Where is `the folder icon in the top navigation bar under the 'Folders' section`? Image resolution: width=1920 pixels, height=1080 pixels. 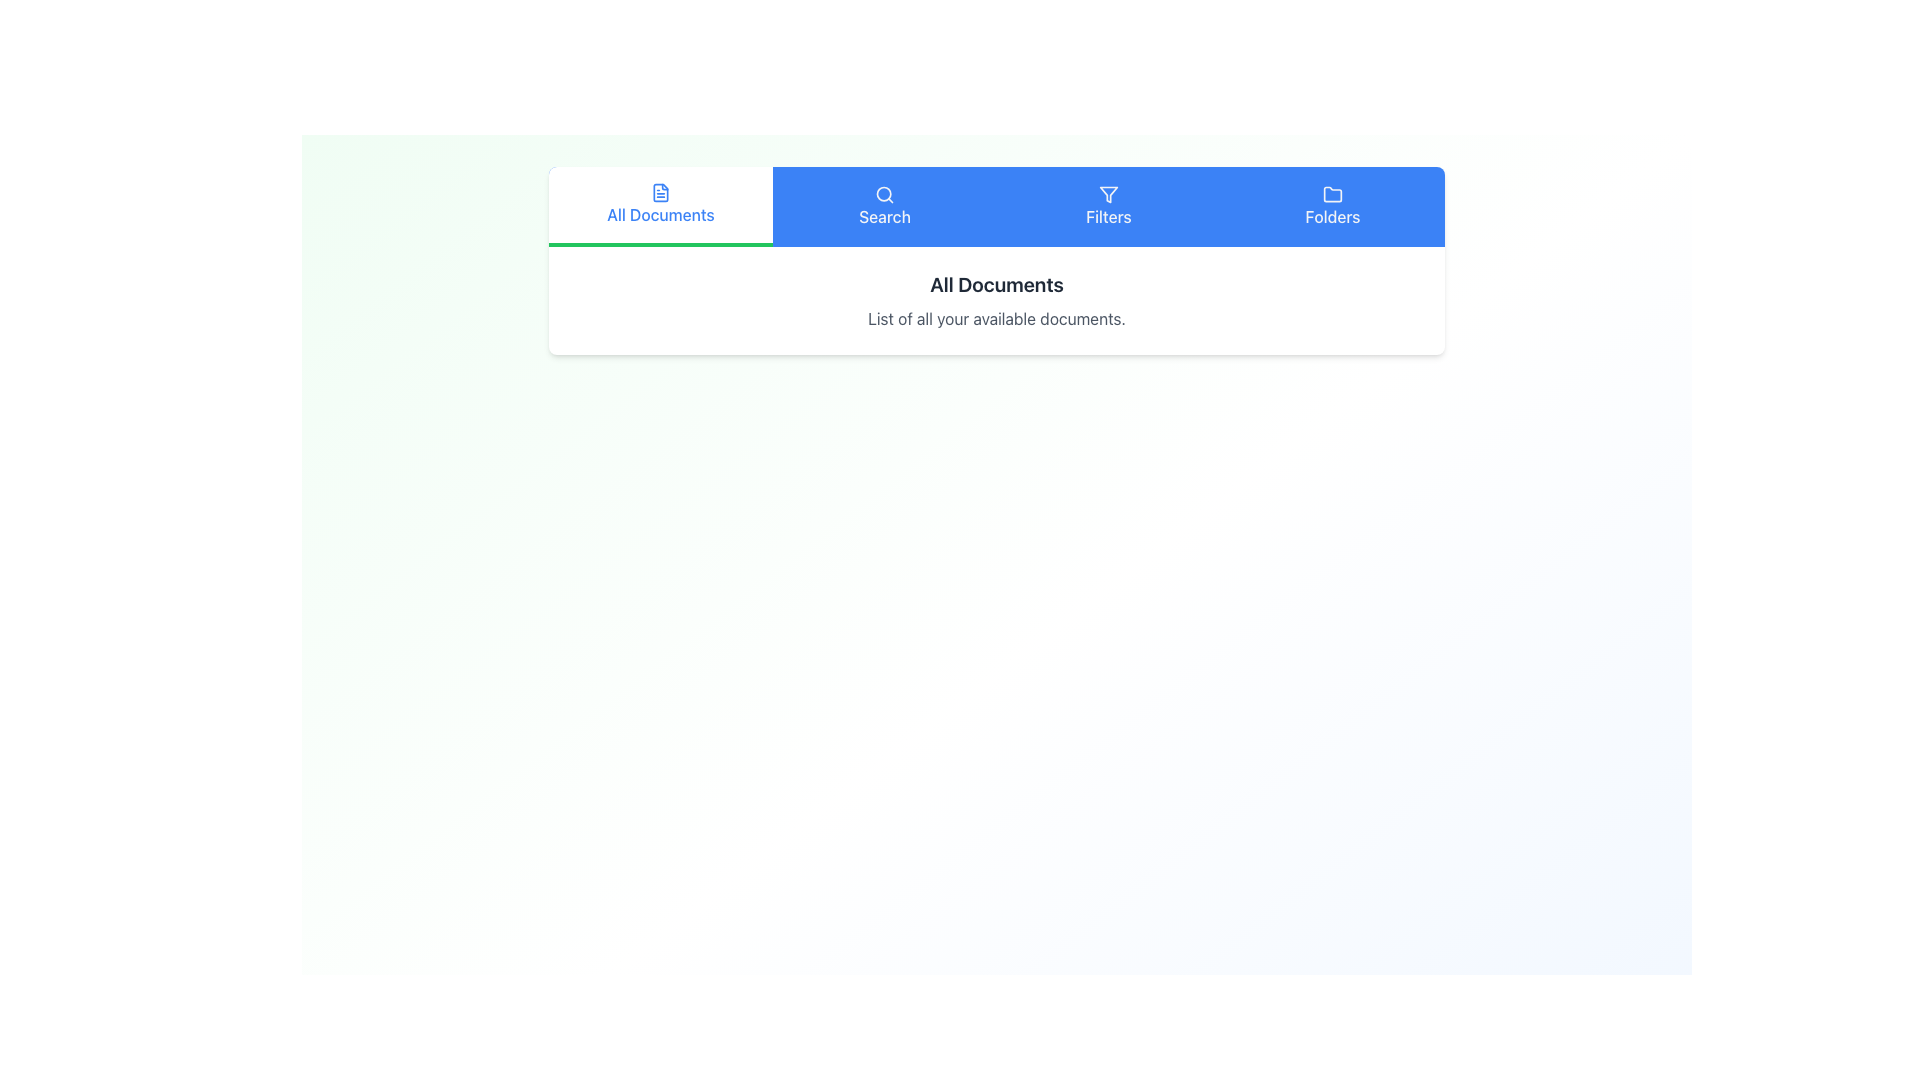 the folder icon in the top navigation bar under the 'Folders' section is located at coordinates (1333, 193).